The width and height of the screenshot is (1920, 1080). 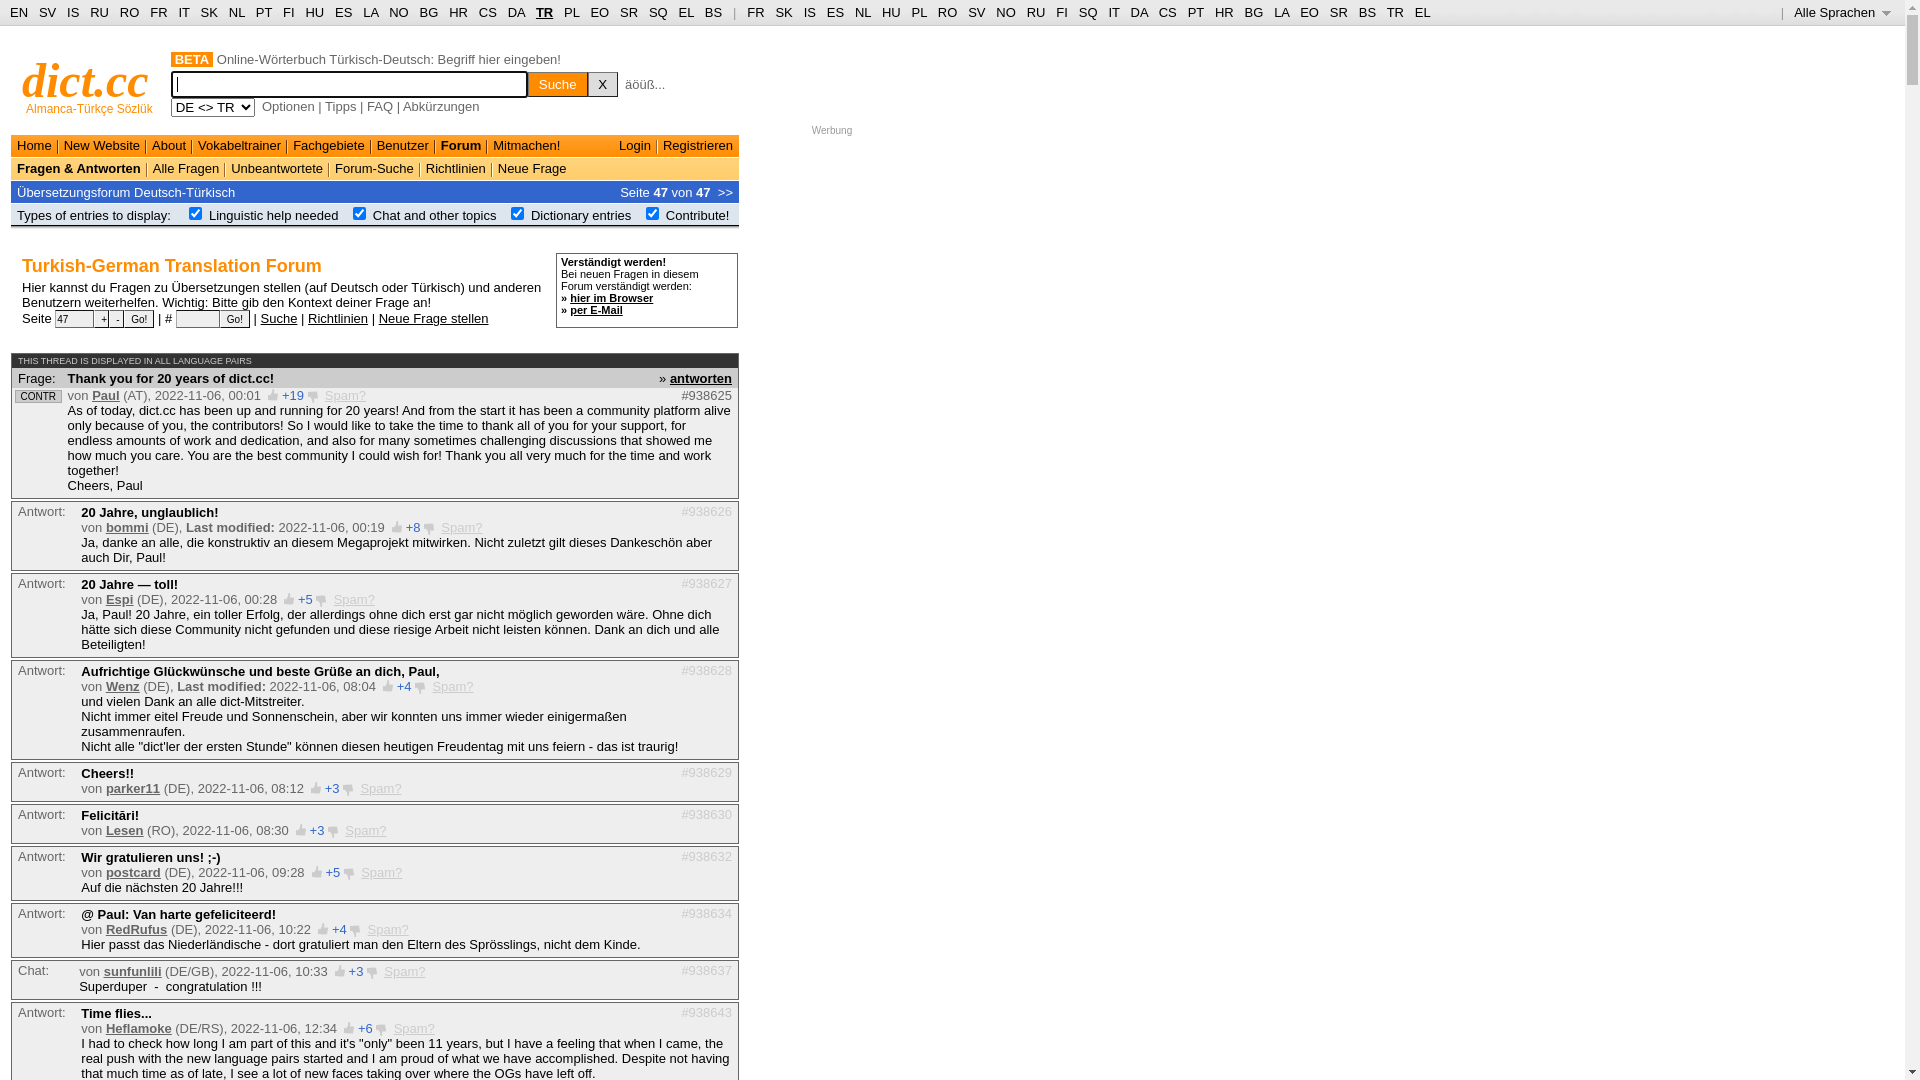 I want to click on 'BS', so click(x=713, y=12).